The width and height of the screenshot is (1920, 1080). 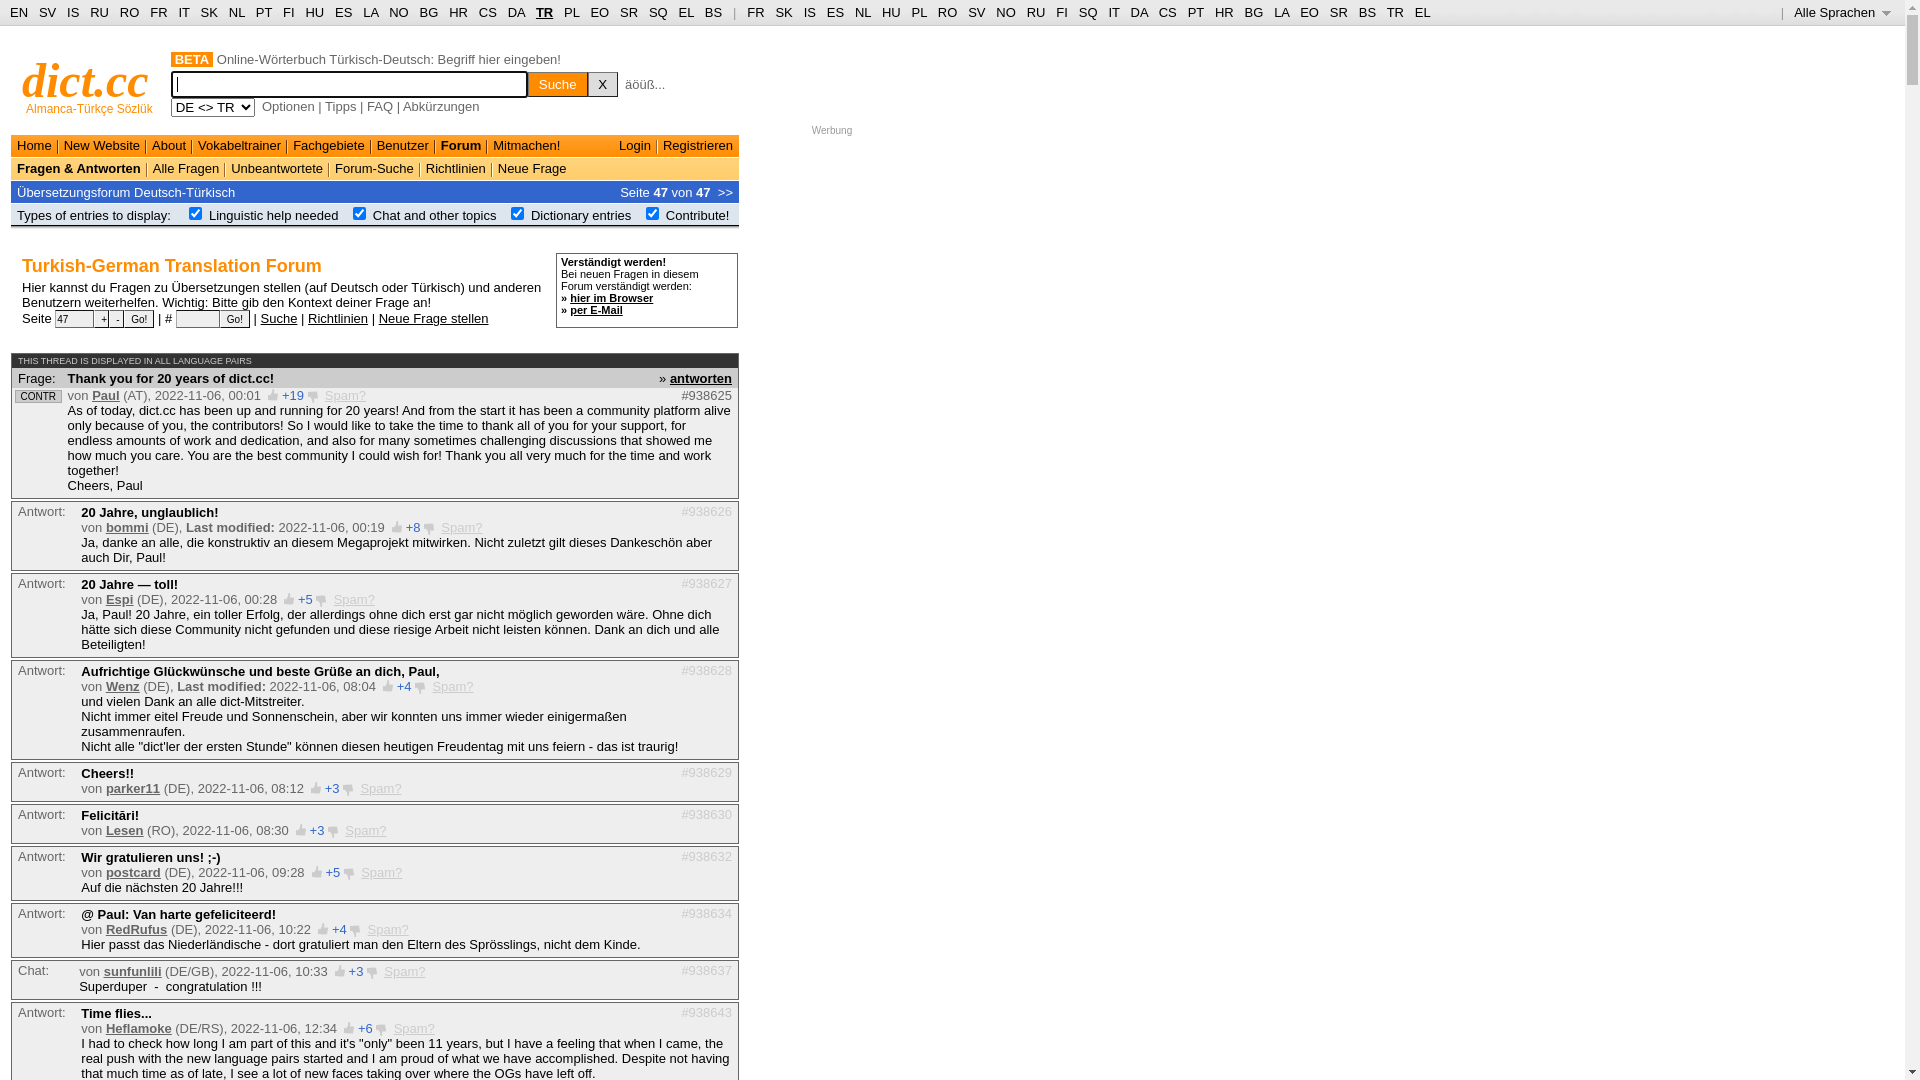 I want to click on 'BS', so click(x=713, y=12).